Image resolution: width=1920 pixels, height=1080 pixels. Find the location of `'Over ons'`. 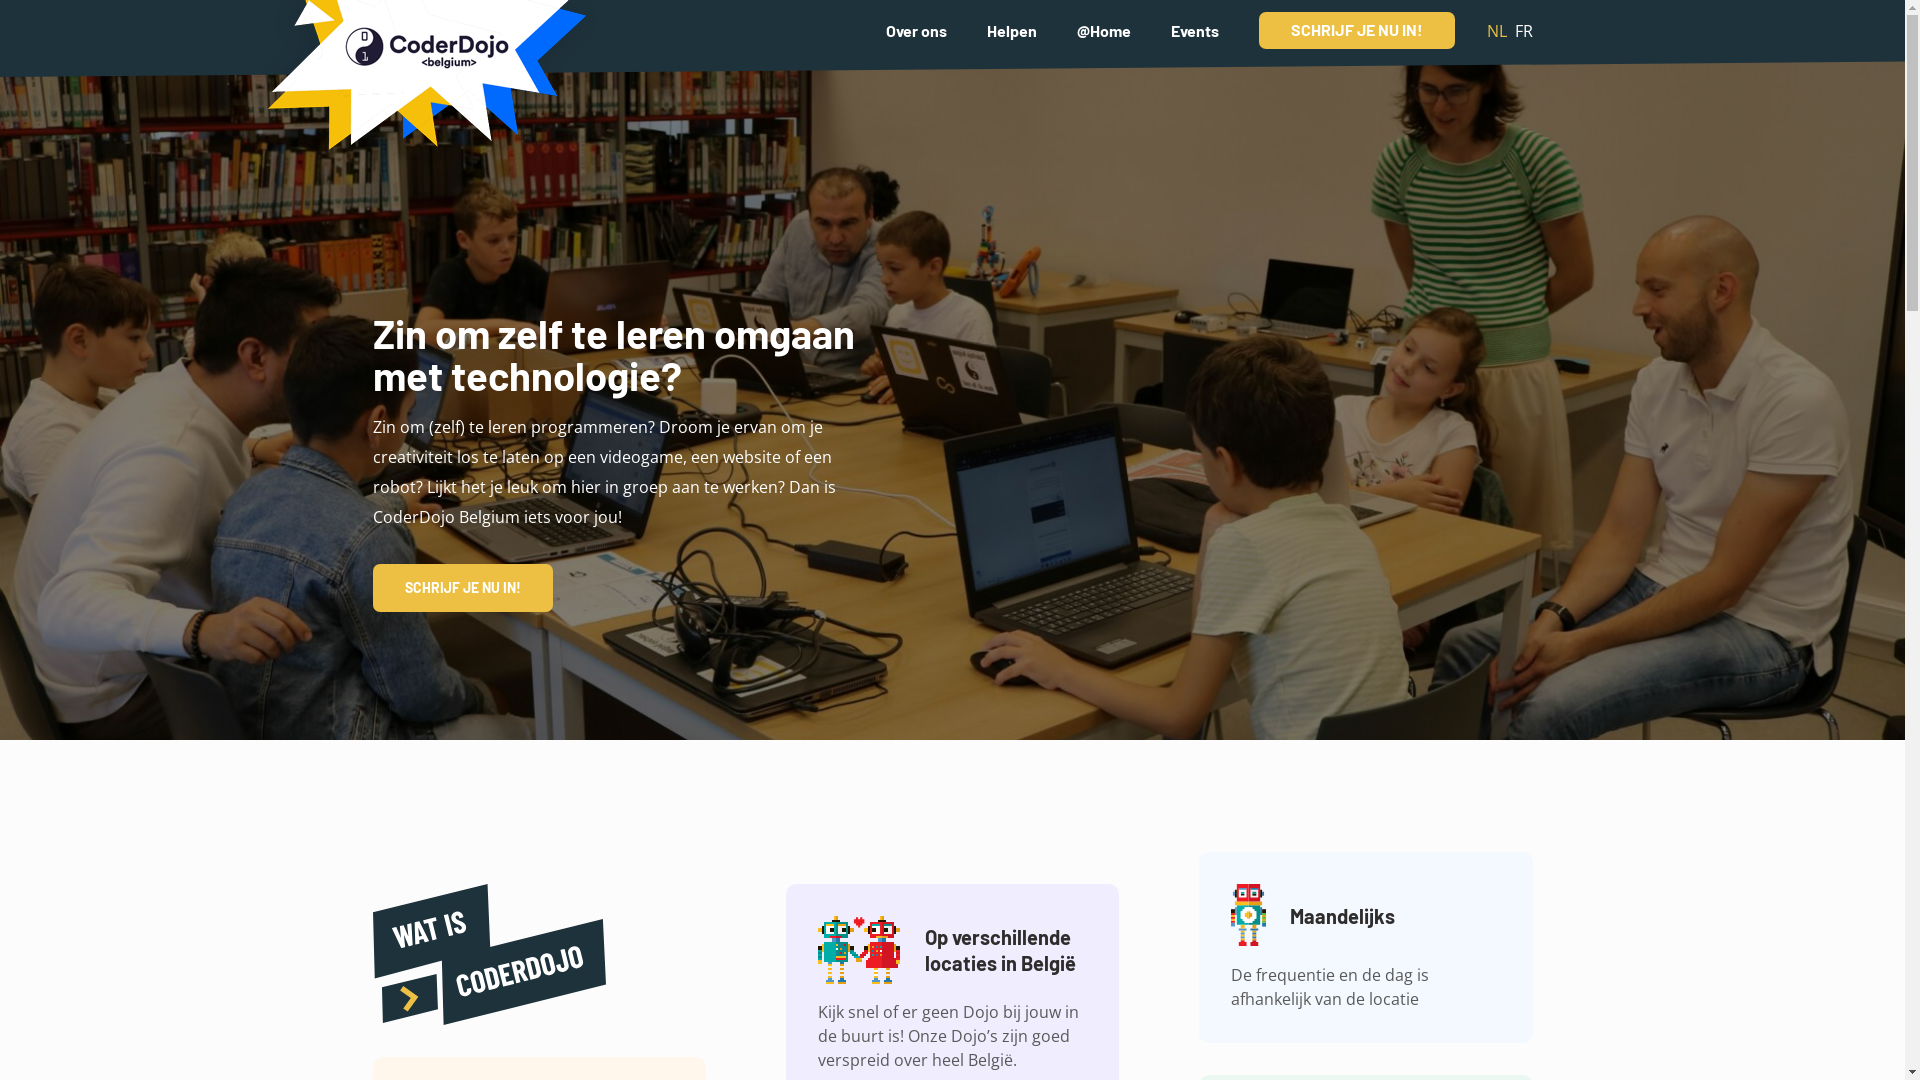

'Over ons' is located at coordinates (885, 29).